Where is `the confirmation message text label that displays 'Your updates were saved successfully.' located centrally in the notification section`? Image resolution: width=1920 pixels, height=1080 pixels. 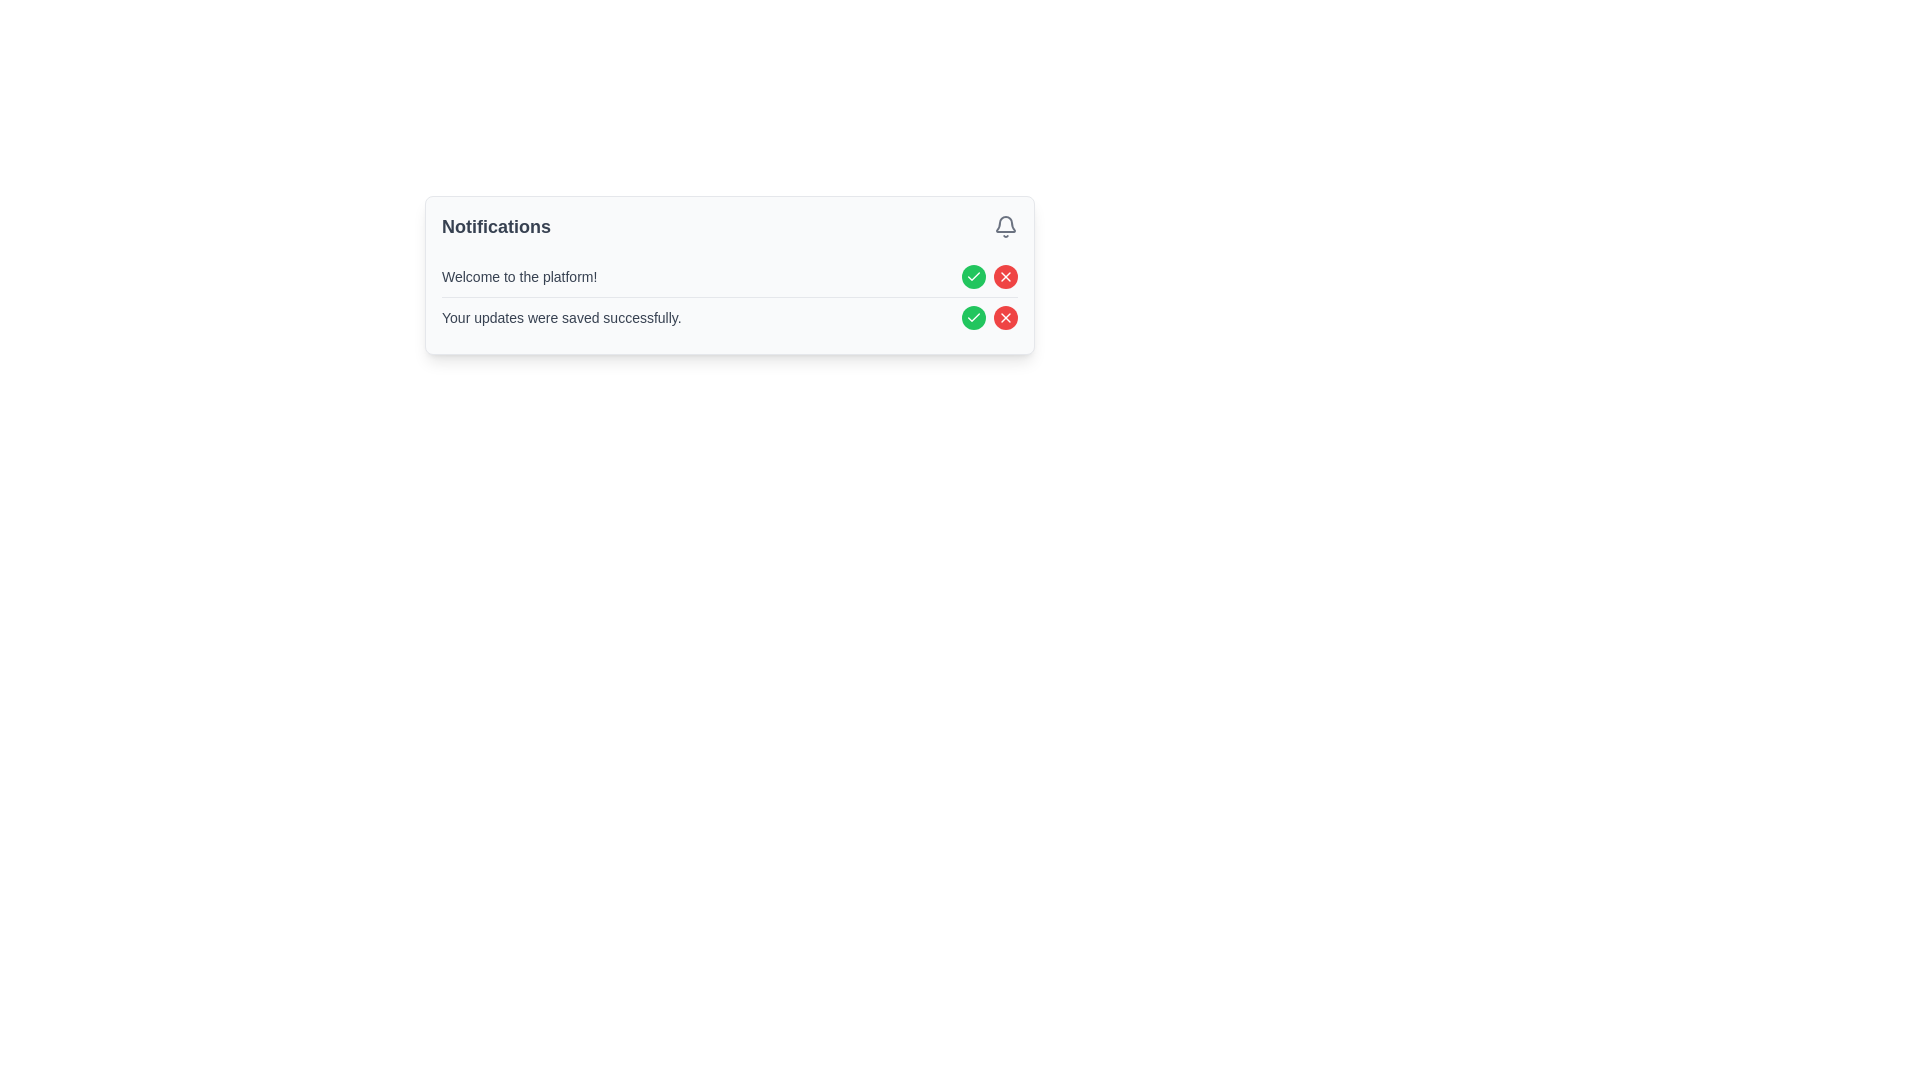 the confirmation message text label that displays 'Your updates were saved successfully.' located centrally in the notification section is located at coordinates (560, 316).